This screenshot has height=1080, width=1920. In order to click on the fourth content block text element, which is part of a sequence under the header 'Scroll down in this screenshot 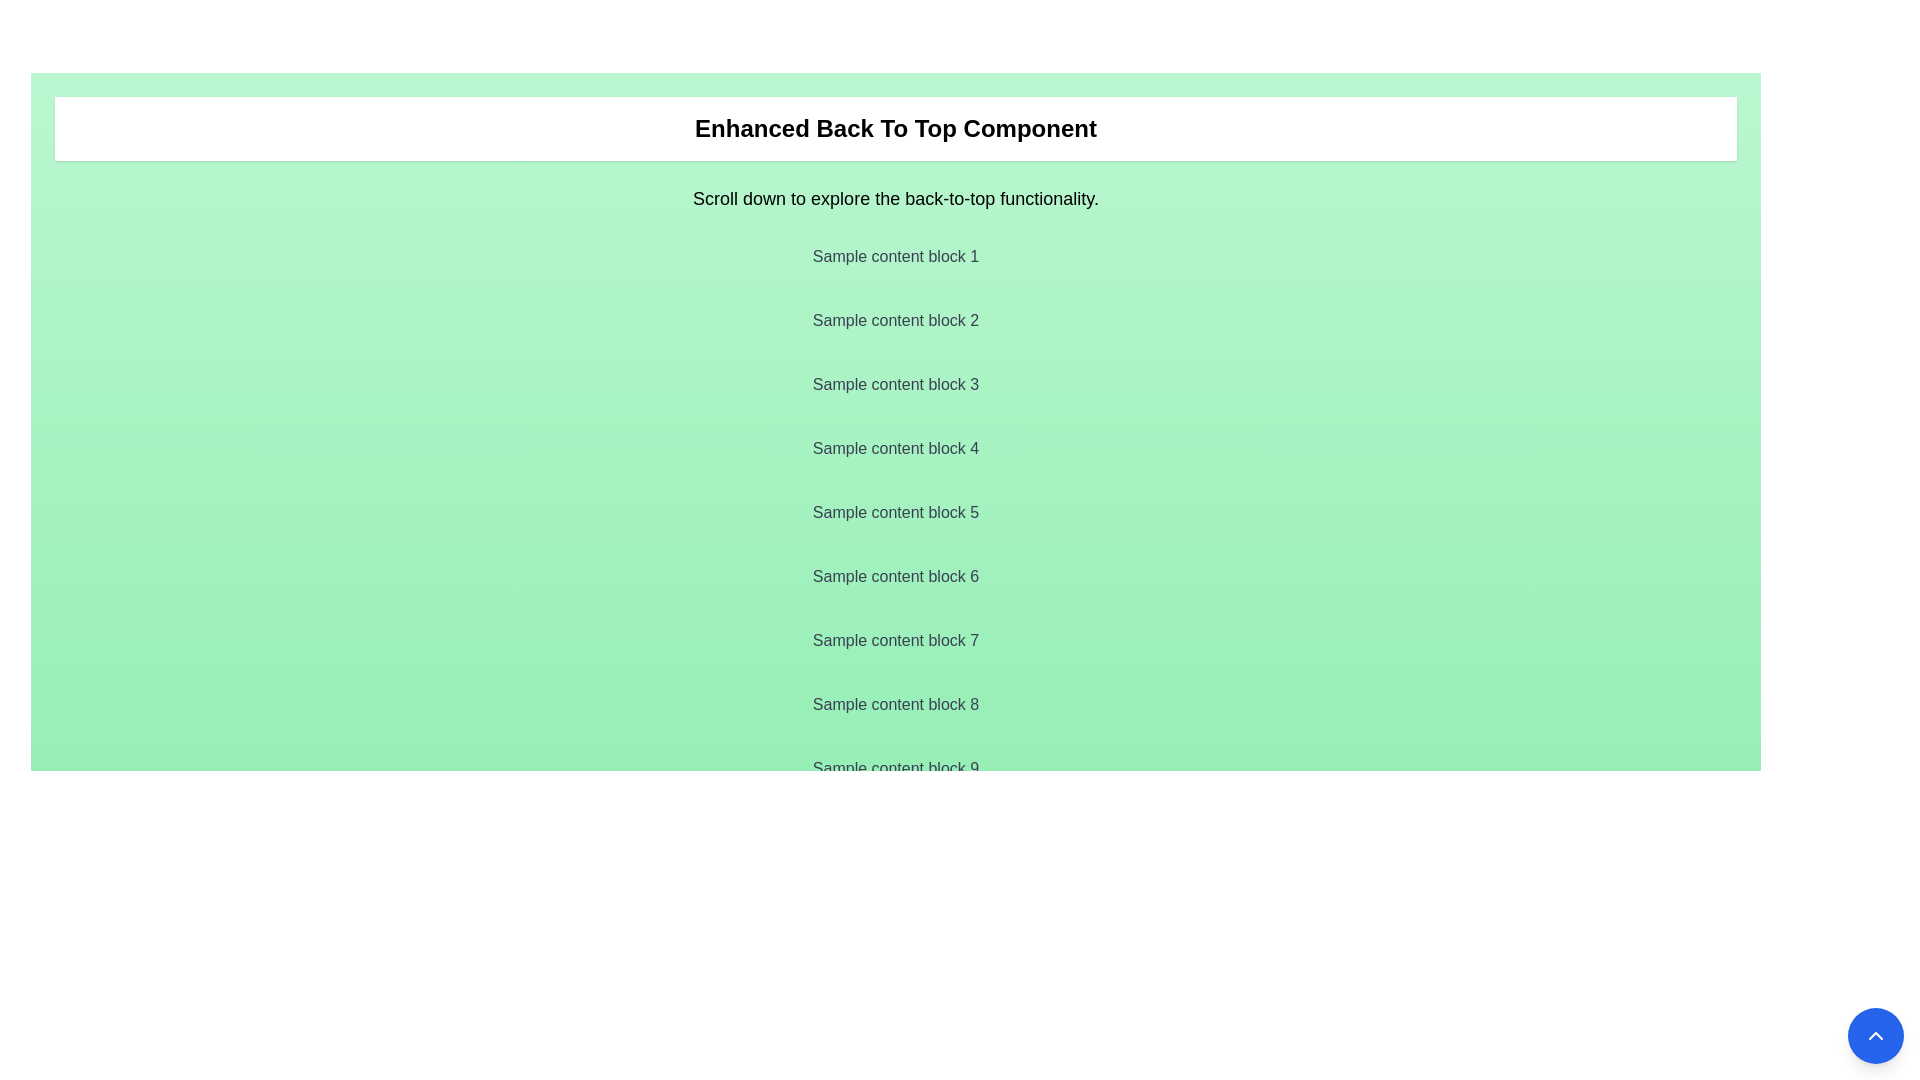, I will do `click(895, 447)`.